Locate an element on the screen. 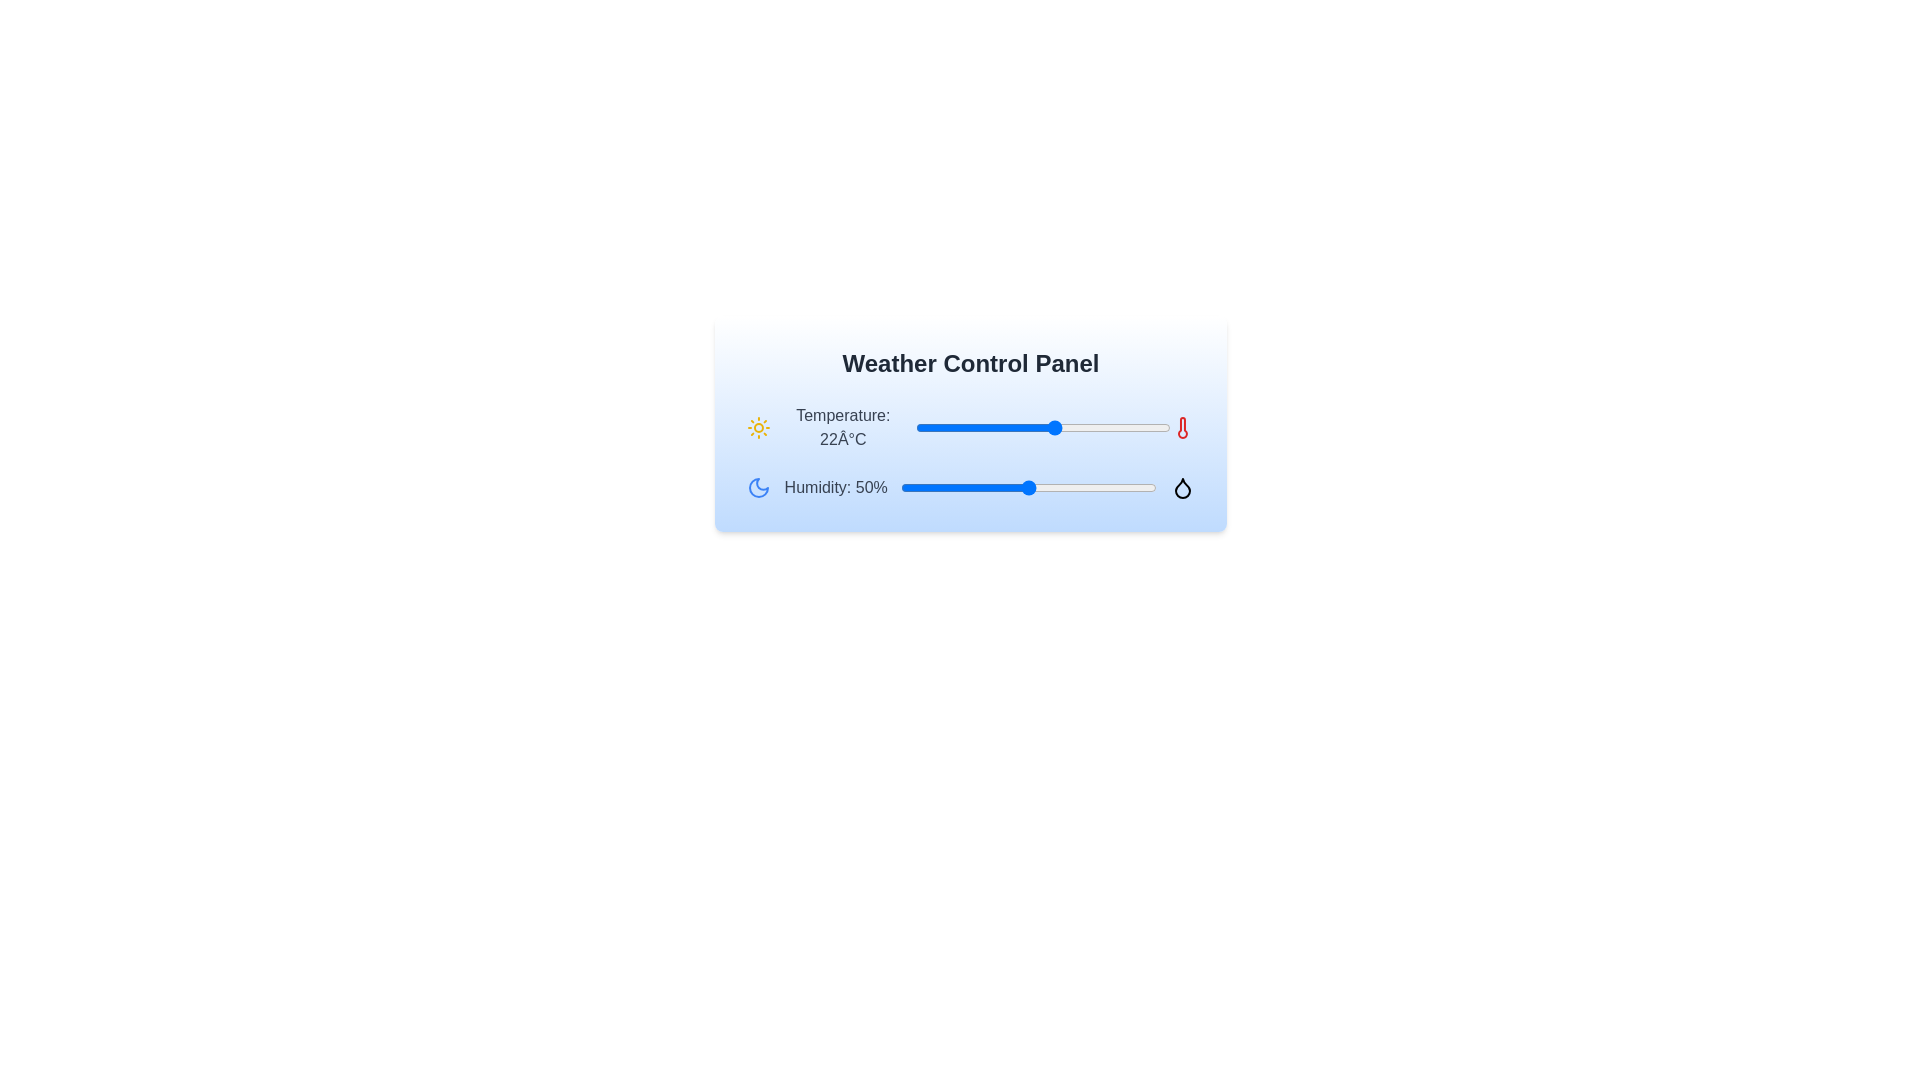  the humidity slider to set the humidity to 98% is located at coordinates (1152, 488).